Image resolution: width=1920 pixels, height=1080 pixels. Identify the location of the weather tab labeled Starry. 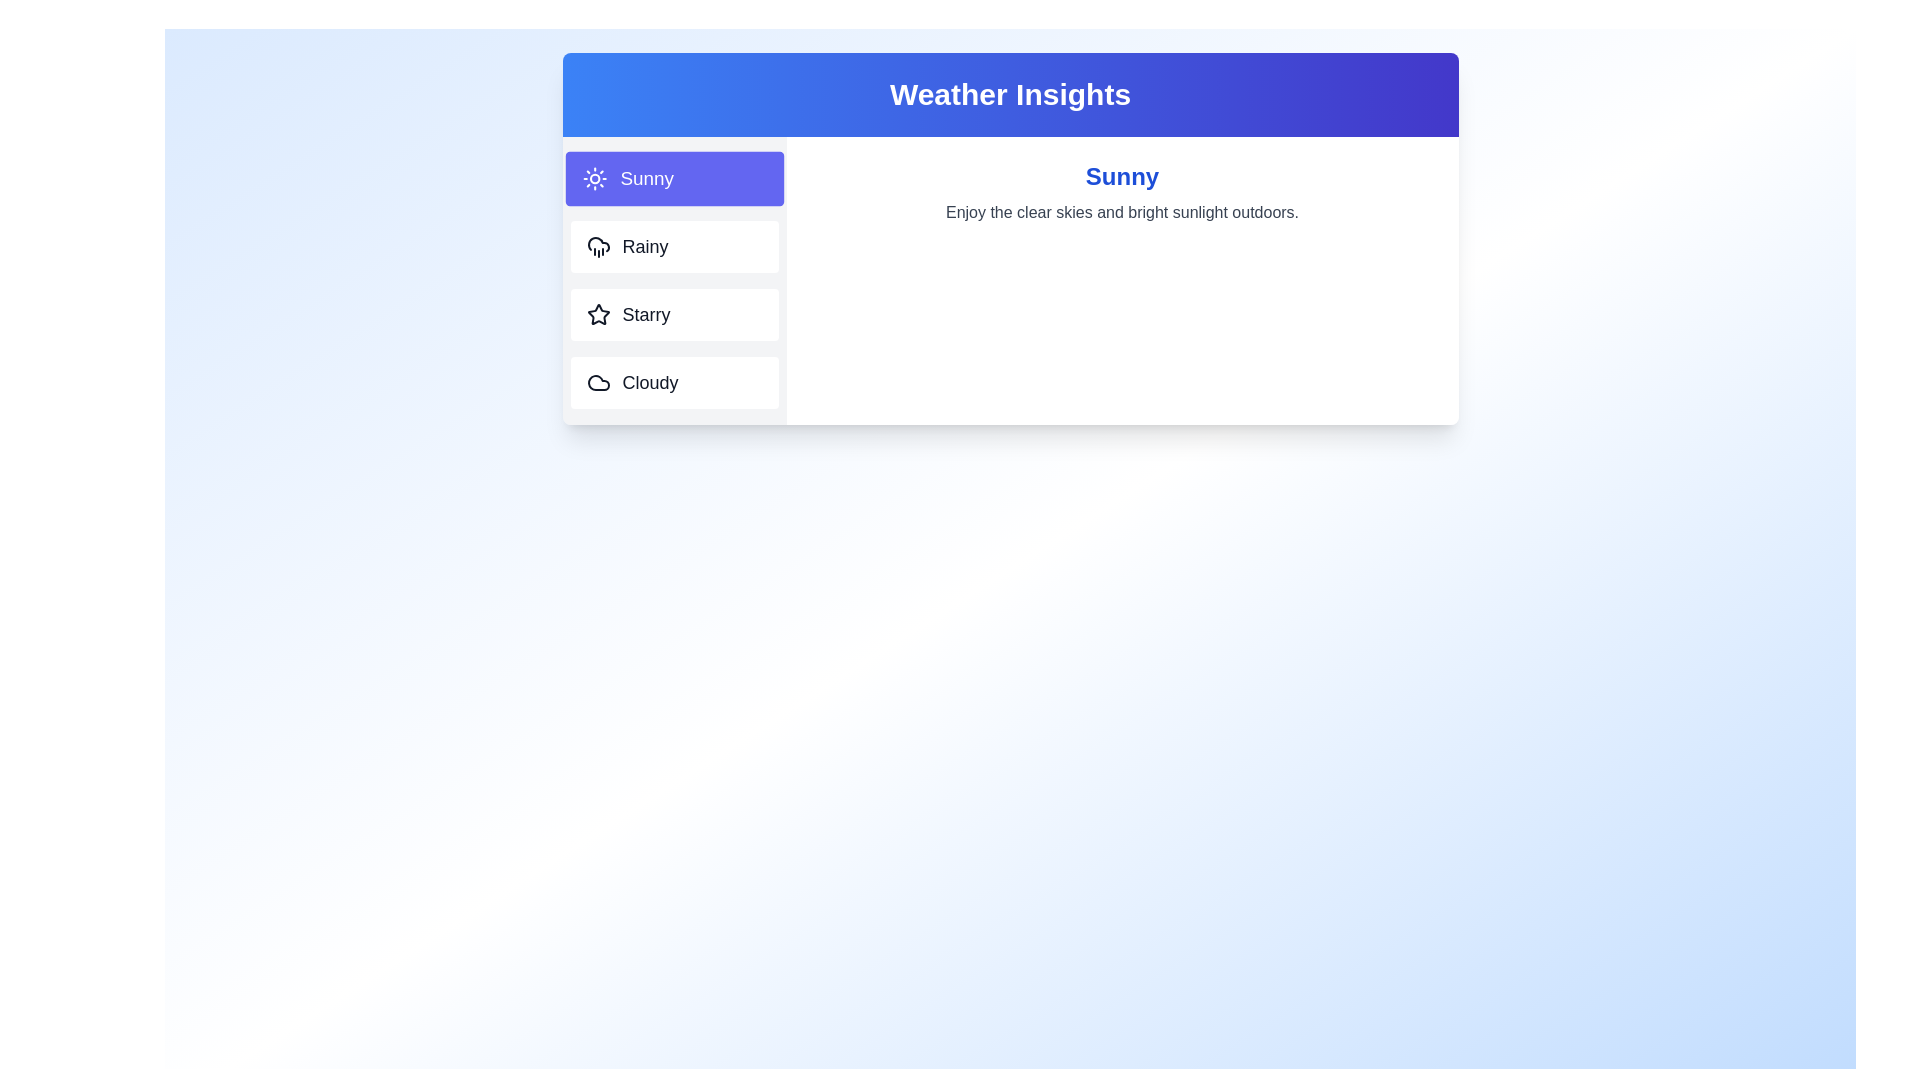
(674, 315).